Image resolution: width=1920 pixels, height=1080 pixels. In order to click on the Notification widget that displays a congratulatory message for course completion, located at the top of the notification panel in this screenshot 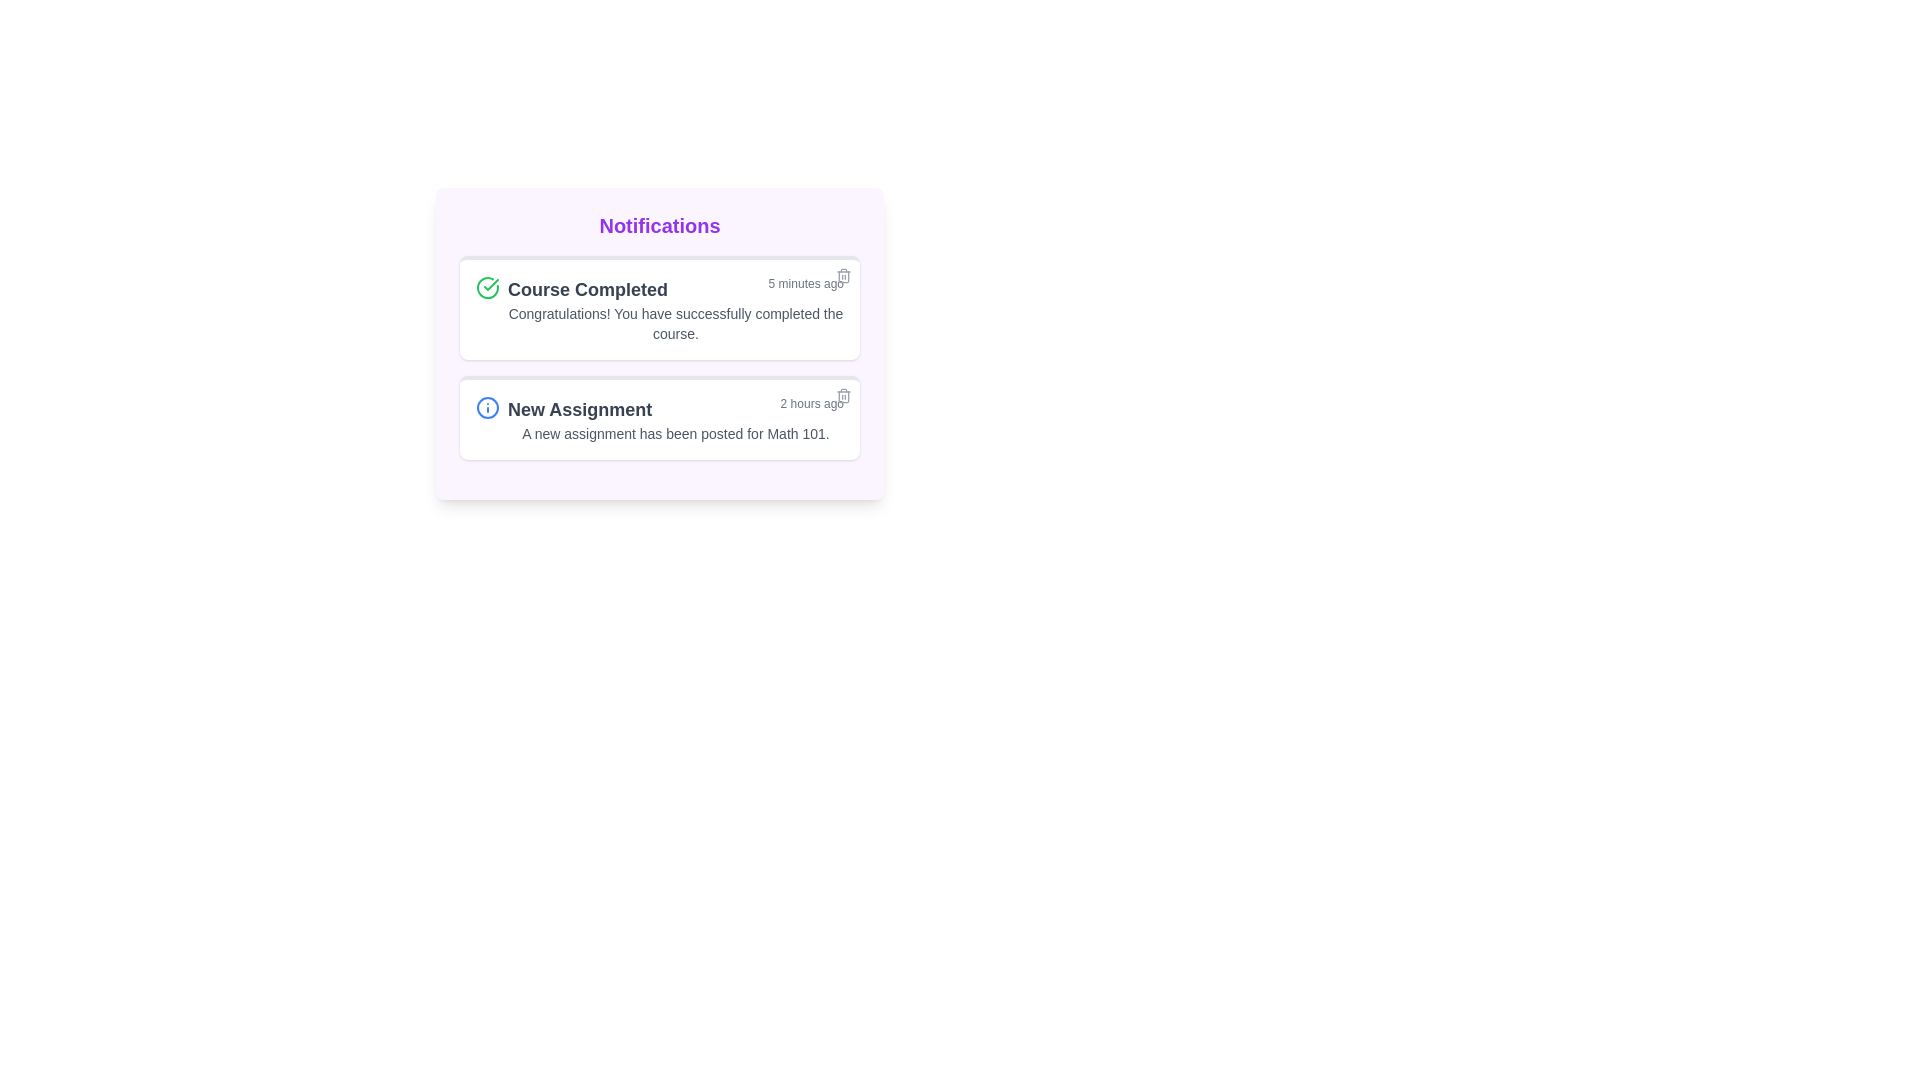, I will do `click(676, 309)`.